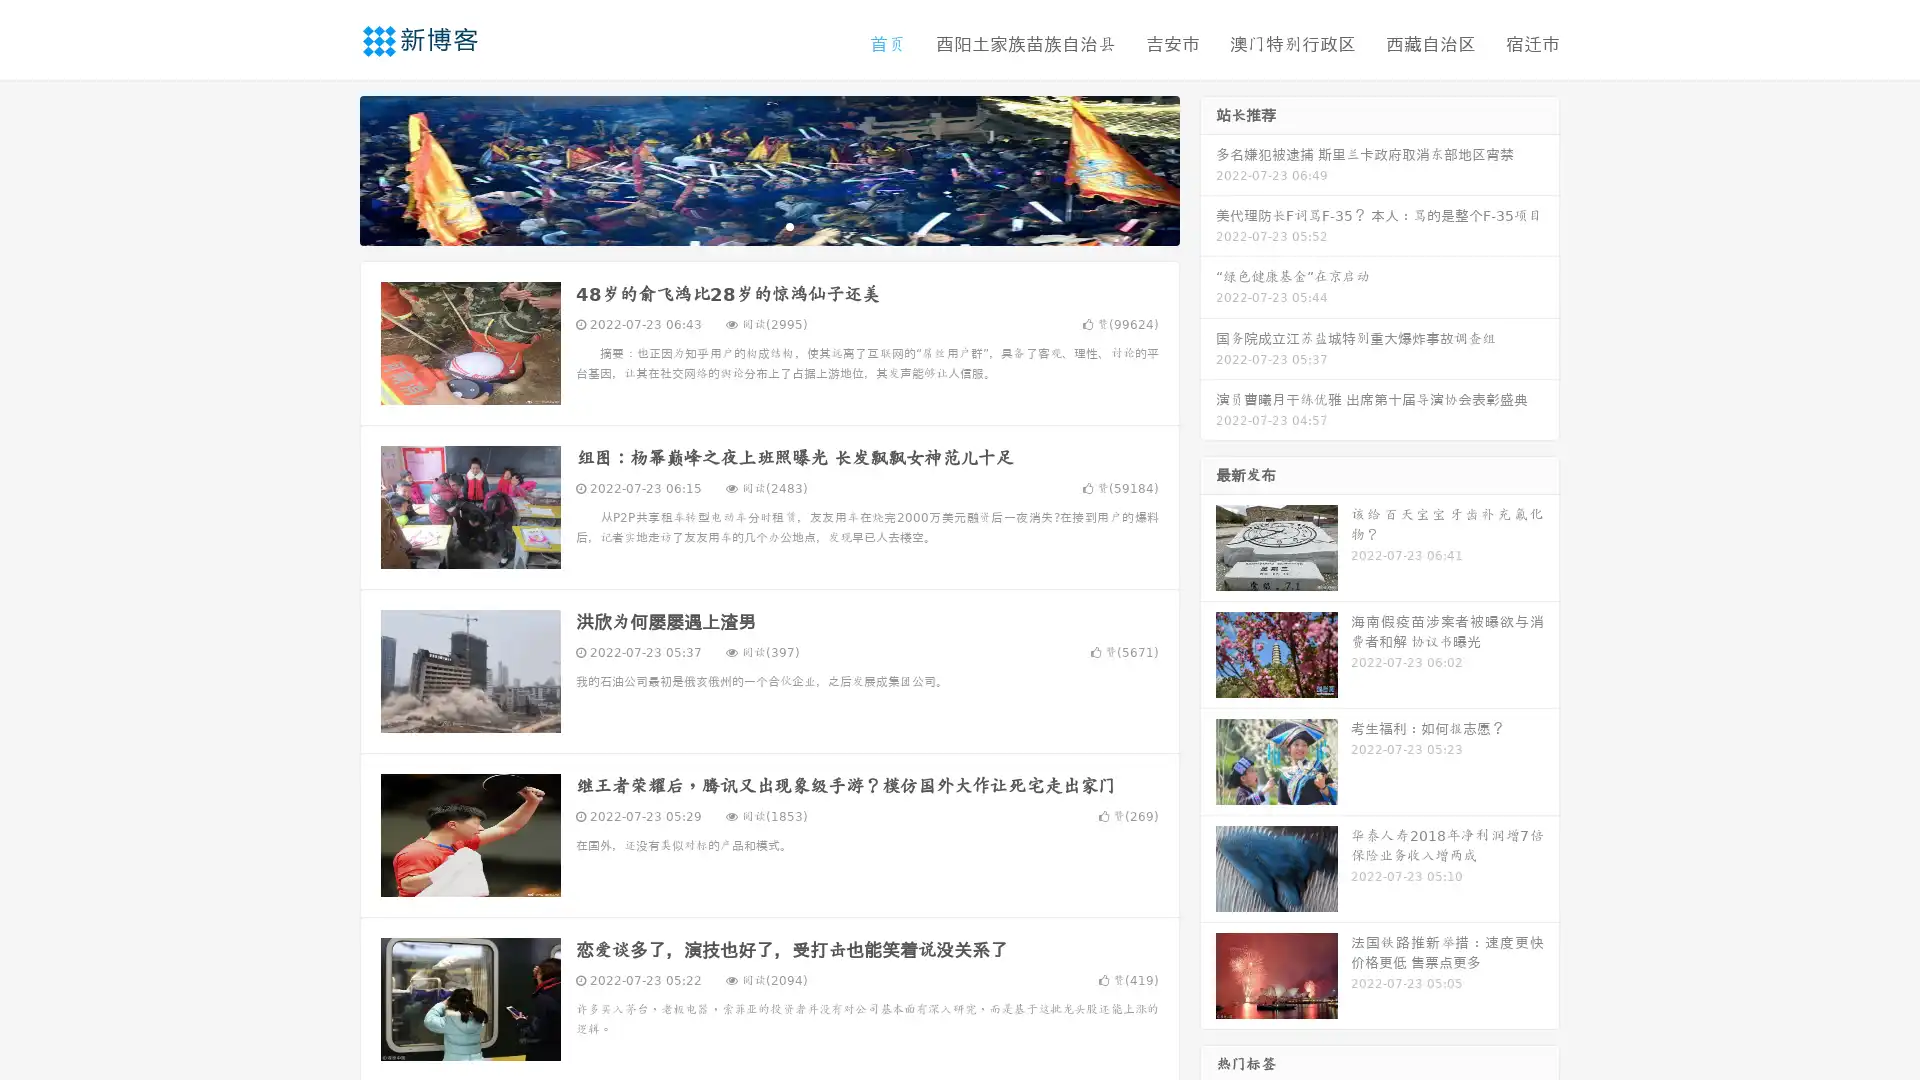 The image size is (1920, 1080). Describe the element at coordinates (1208, 168) in the screenshot. I see `Next slide` at that location.